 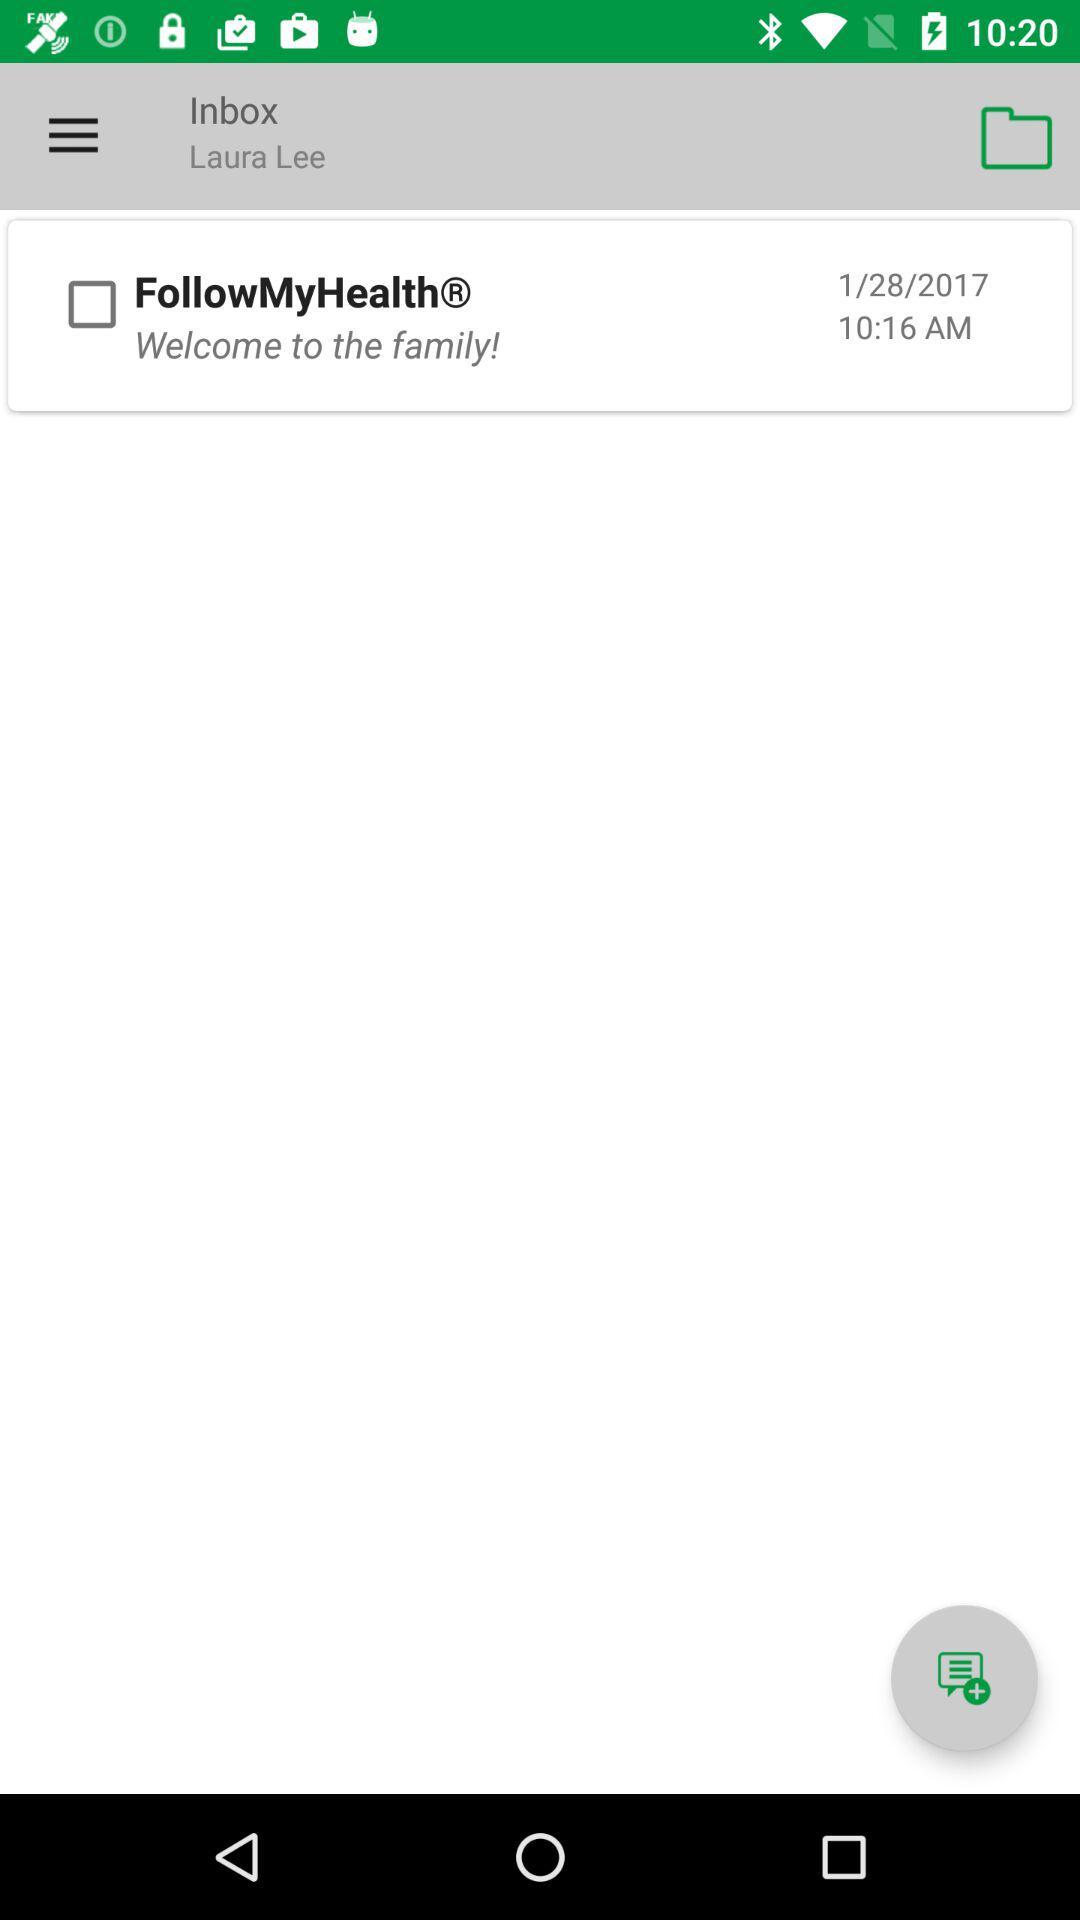 I want to click on new message, so click(x=963, y=1678).